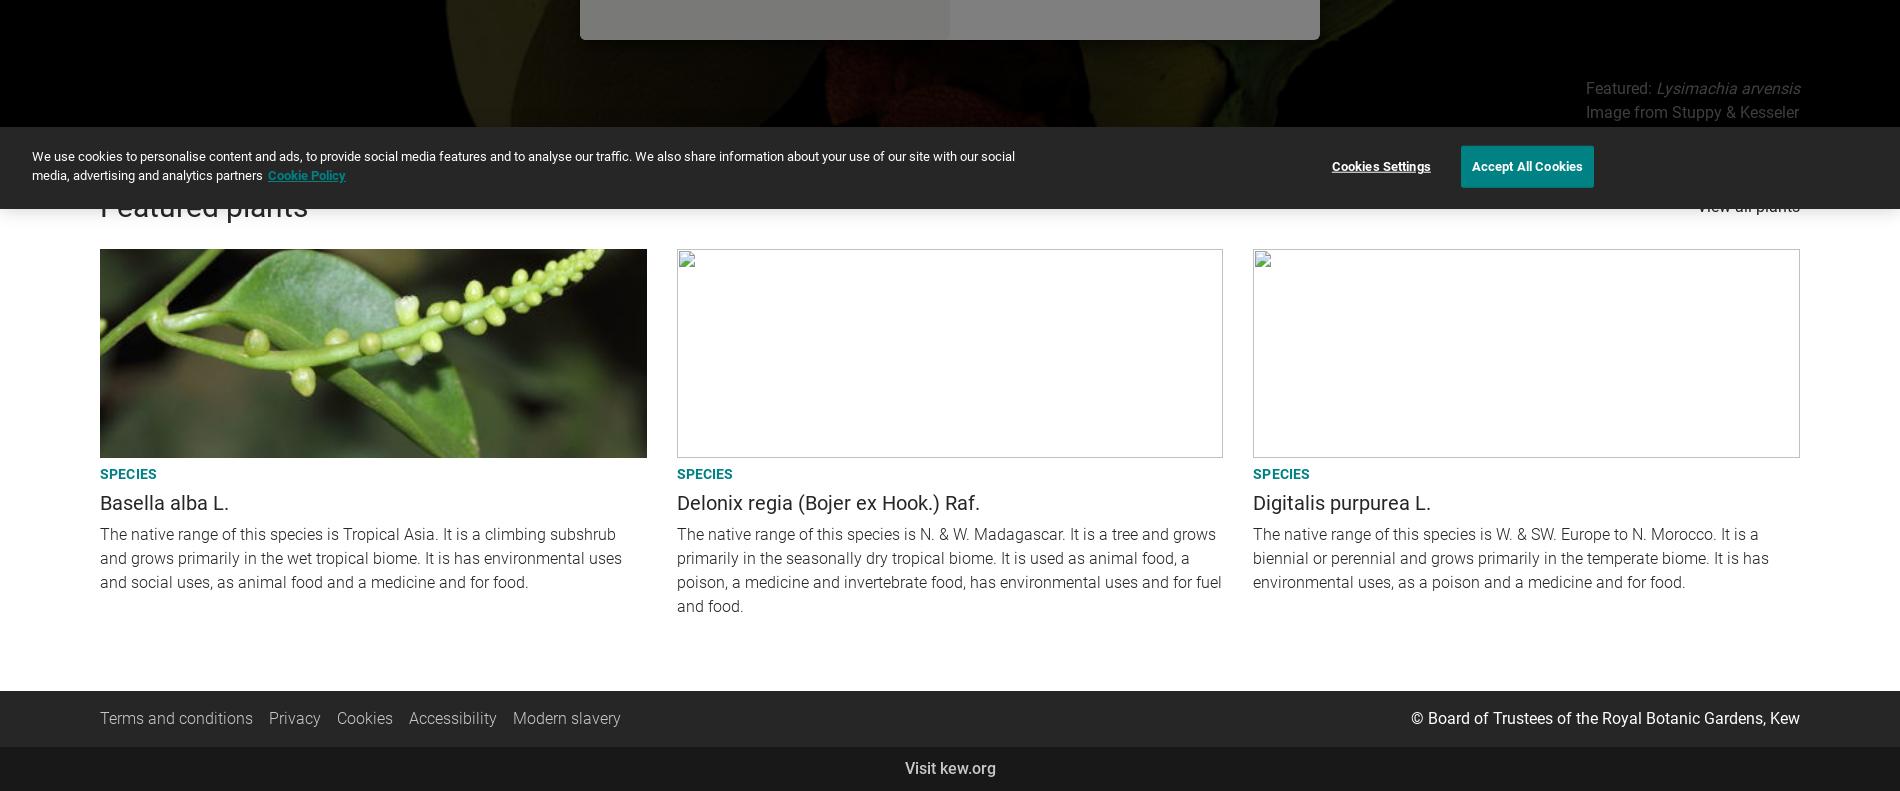 The height and width of the screenshot is (791, 1900). I want to click on 'Featured plants', so click(204, 206).